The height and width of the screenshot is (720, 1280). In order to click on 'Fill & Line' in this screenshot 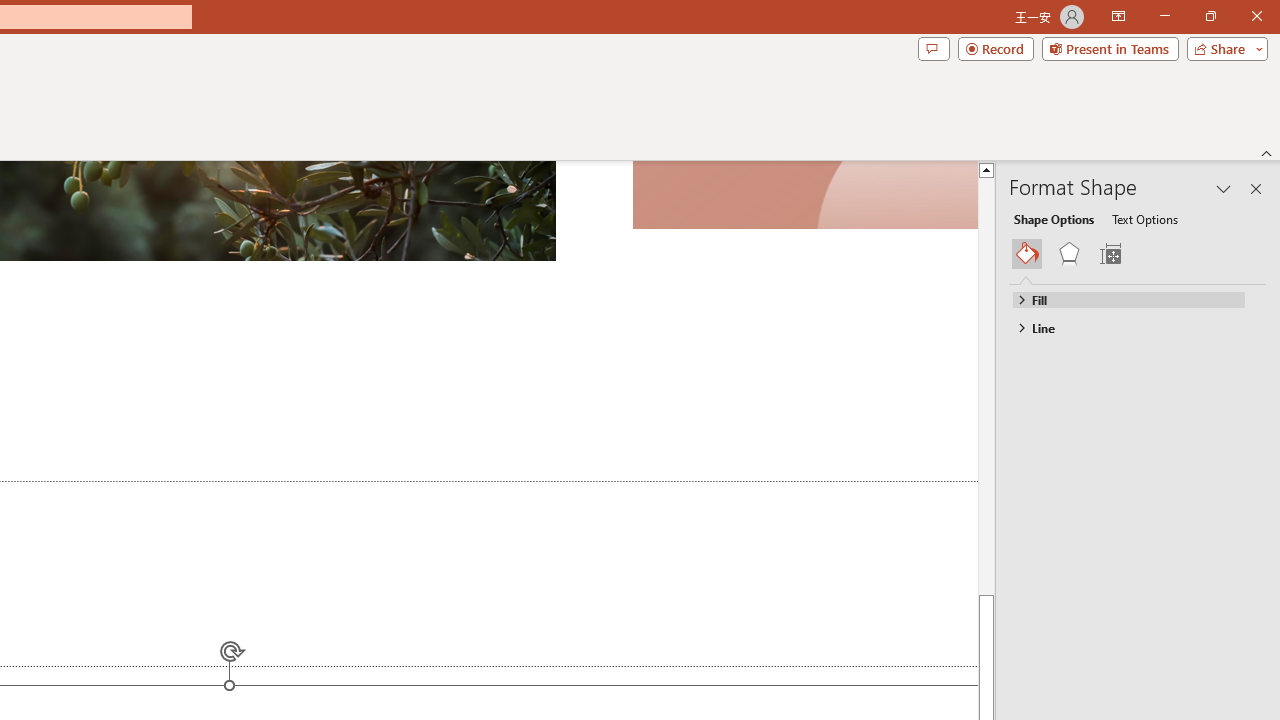, I will do `click(1027, 253)`.